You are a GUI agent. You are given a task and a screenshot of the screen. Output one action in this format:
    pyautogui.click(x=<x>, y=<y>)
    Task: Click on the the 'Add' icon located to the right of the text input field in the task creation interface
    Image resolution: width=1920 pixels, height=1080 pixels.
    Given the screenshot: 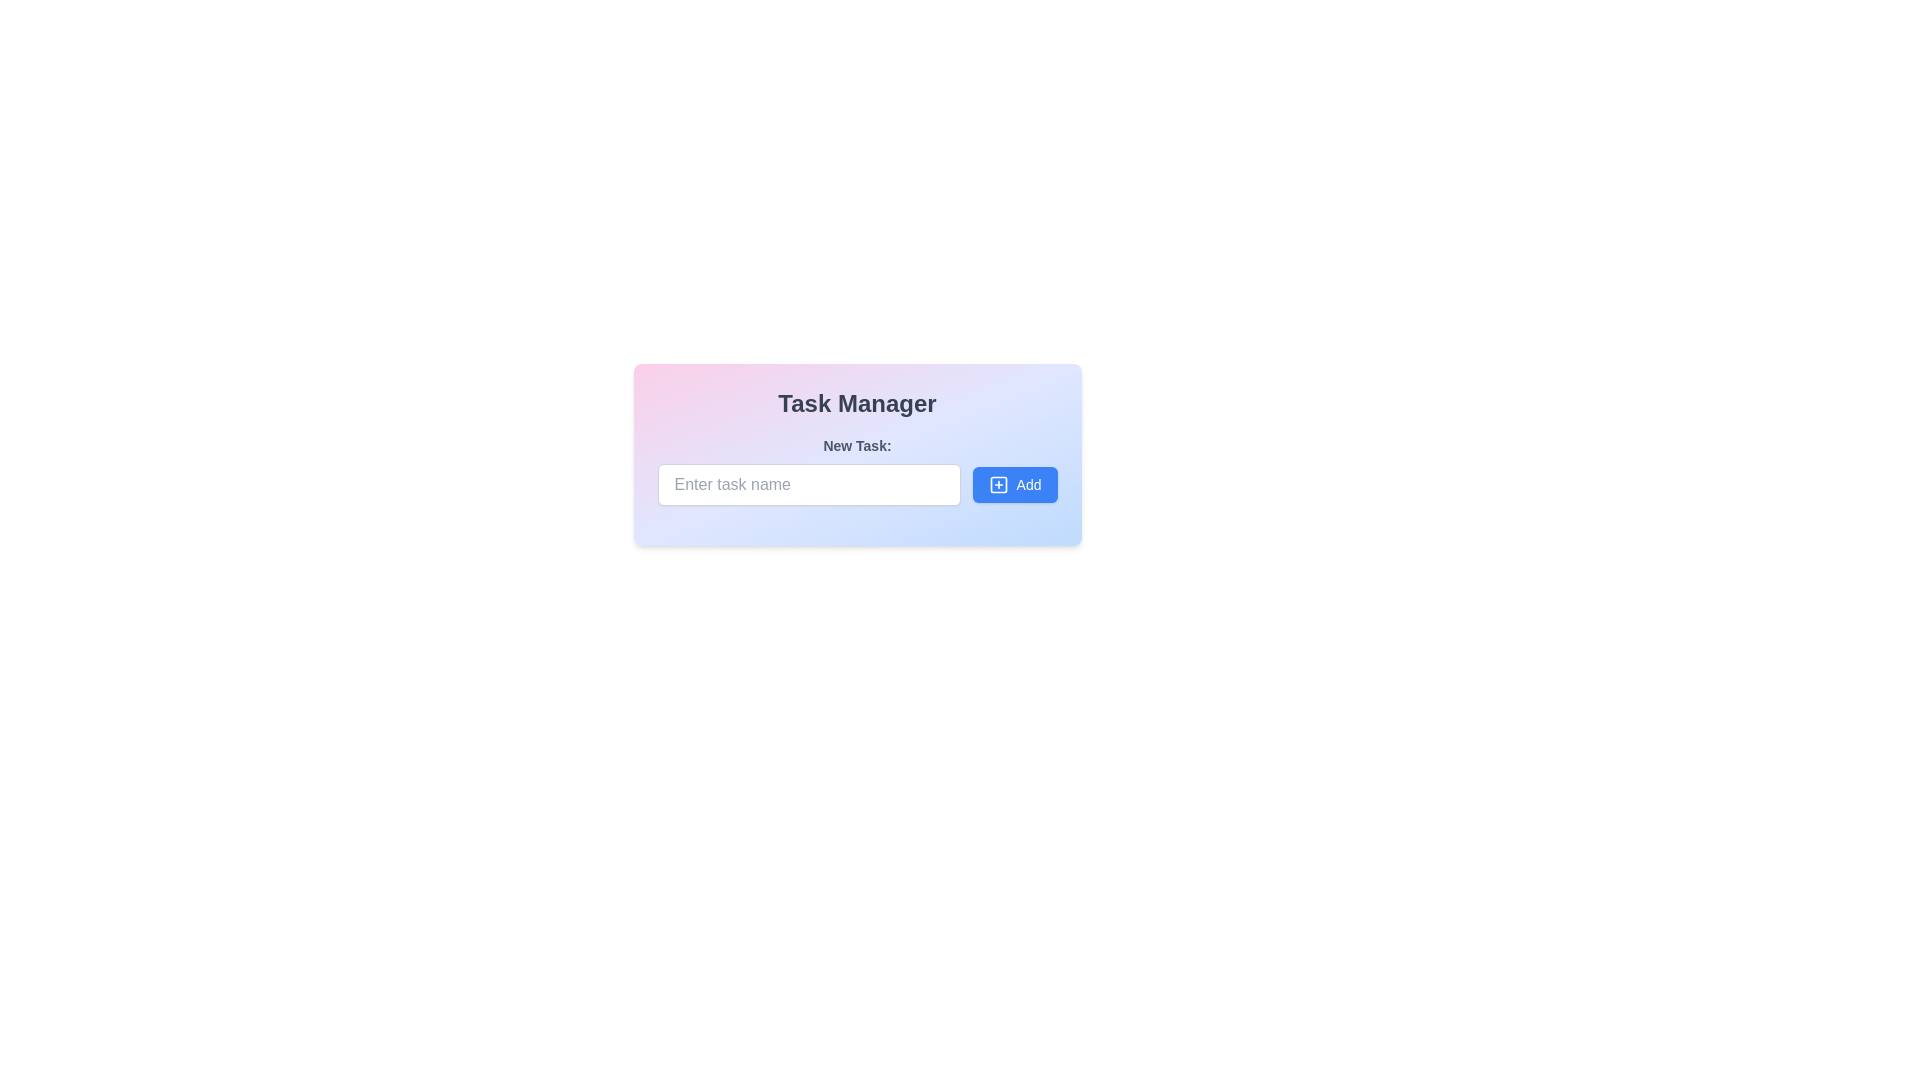 What is the action you would take?
    pyautogui.click(x=998, y=485)
    